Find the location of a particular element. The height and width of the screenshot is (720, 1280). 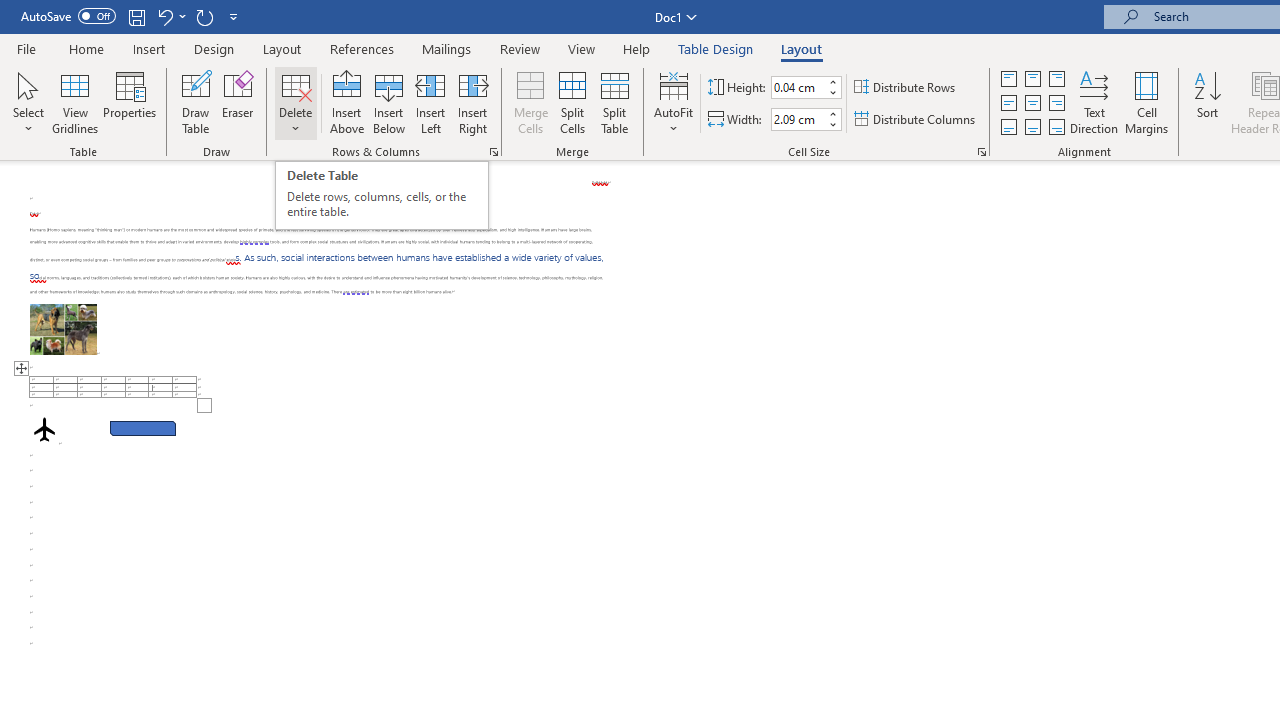

'Rectangle: Diagonal Corners Snipped 2' is located at coordinates (142, 427).